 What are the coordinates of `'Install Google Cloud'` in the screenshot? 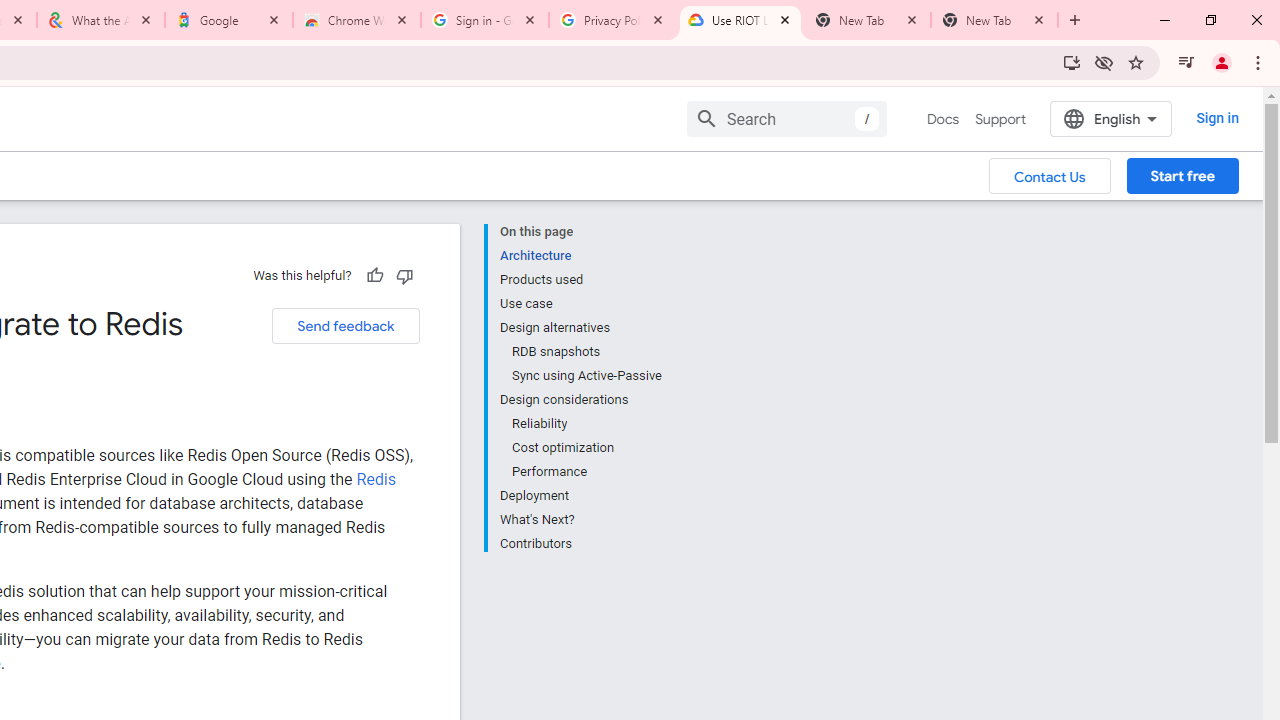 It's located at (1071, 61).